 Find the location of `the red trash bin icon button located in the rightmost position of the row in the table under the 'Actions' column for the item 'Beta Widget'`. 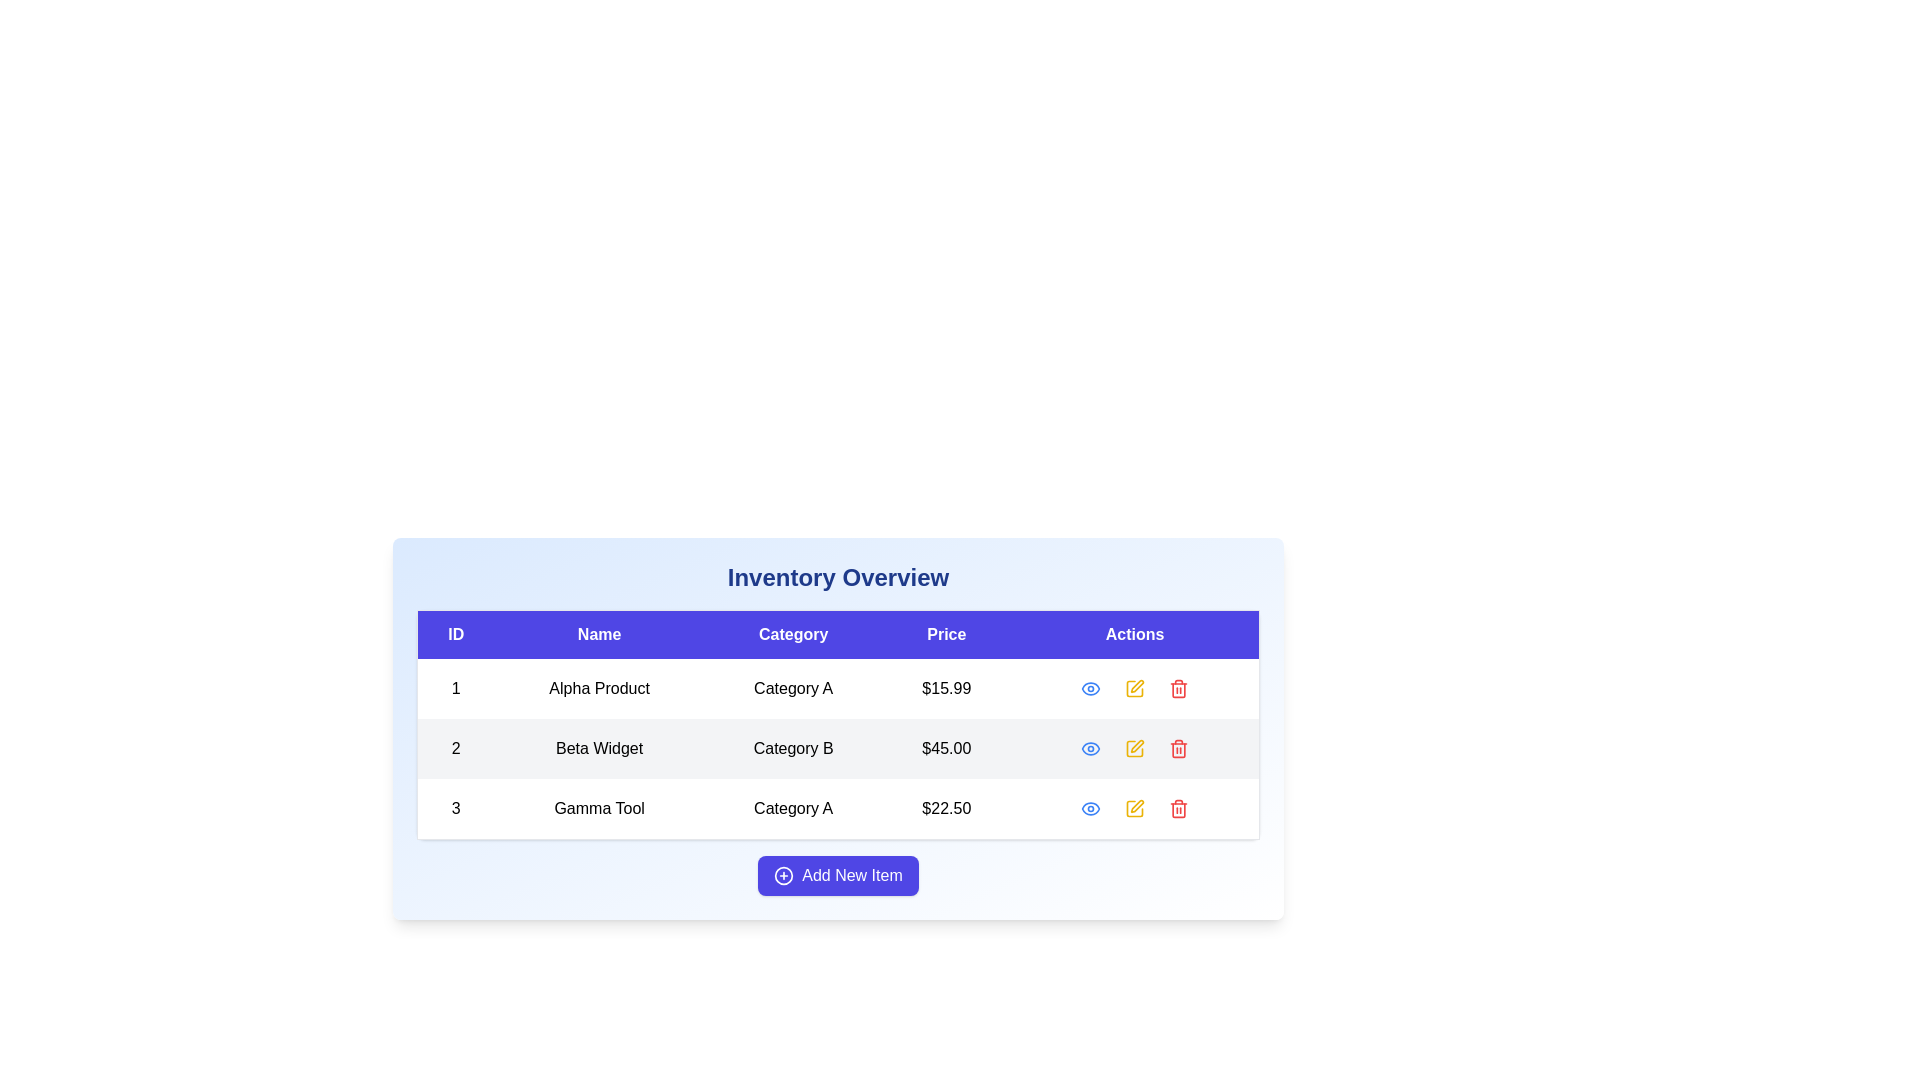

the red trash bin icon button located in the rightmost position of the row in the table under the 'Actions' column for the item 'Beta Widget' is located at coordinates (1179, 748).